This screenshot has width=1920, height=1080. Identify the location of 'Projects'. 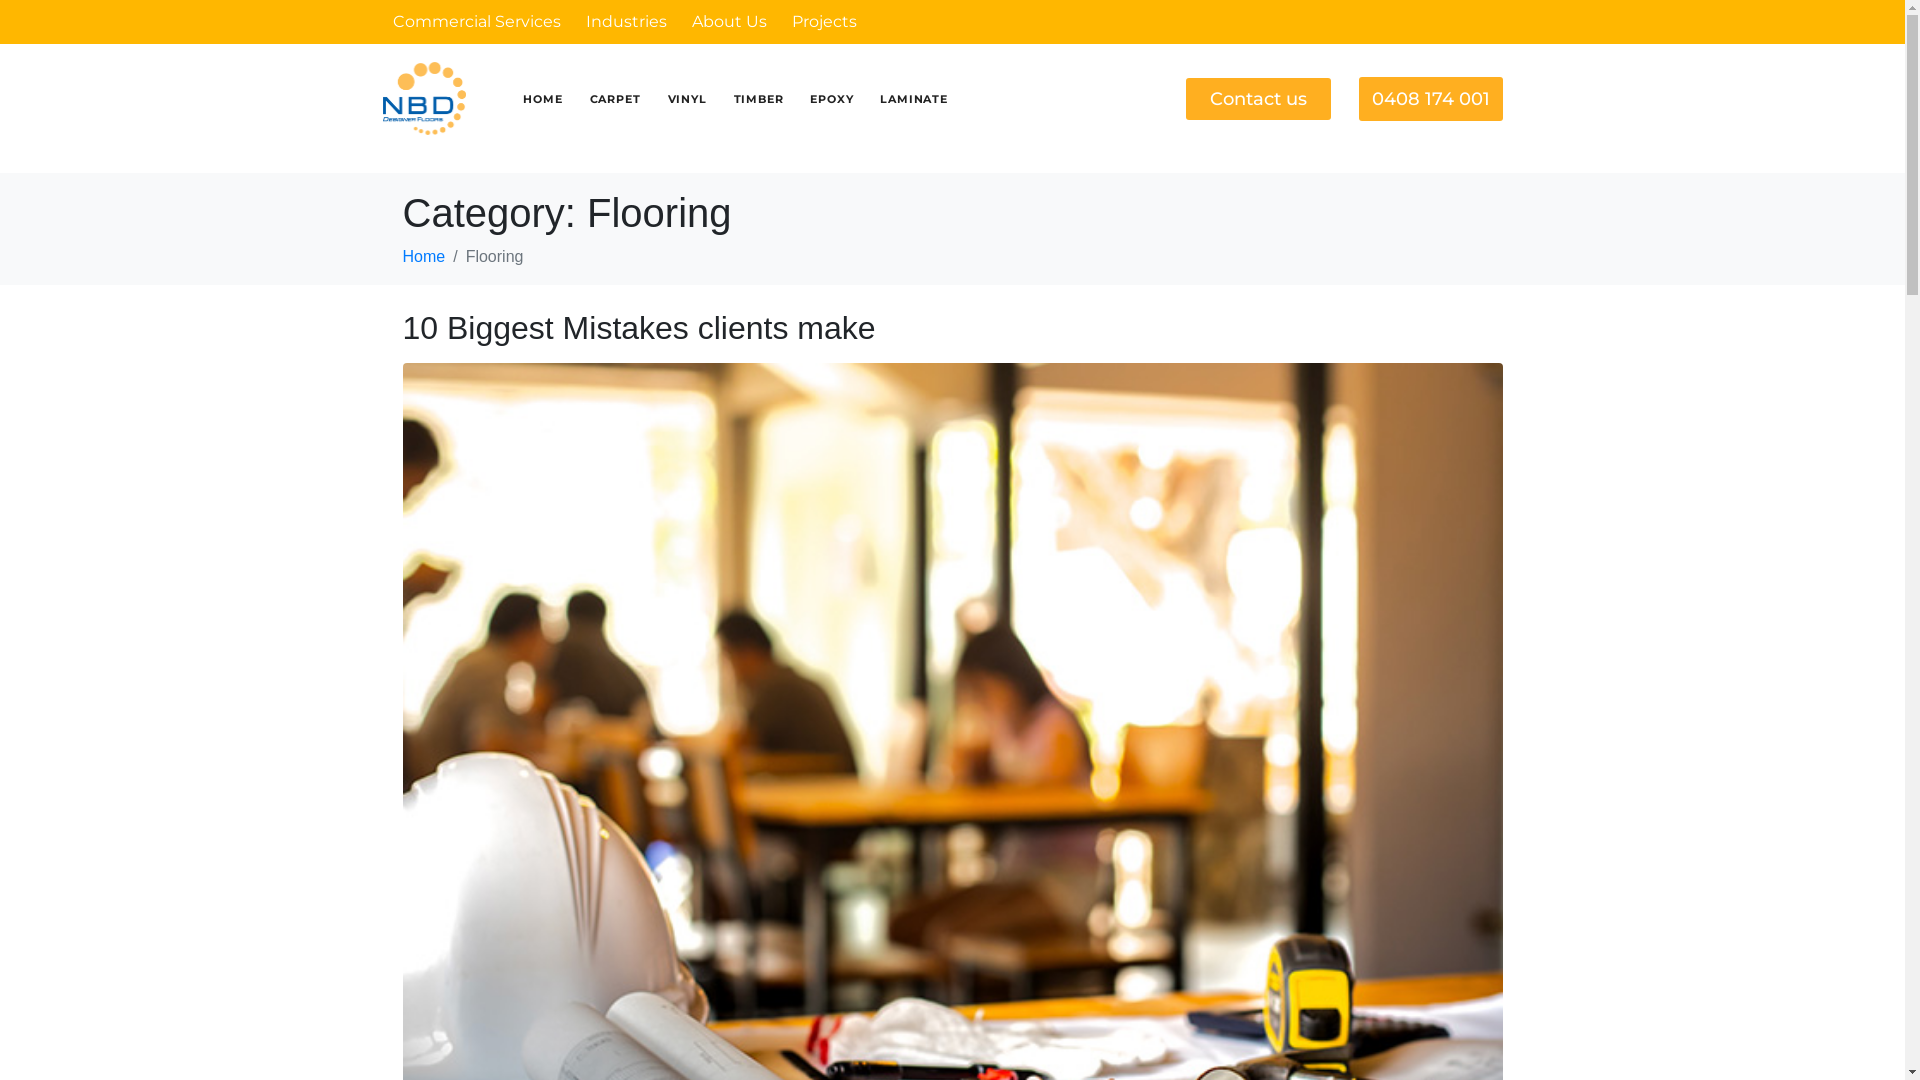
(824, 21).